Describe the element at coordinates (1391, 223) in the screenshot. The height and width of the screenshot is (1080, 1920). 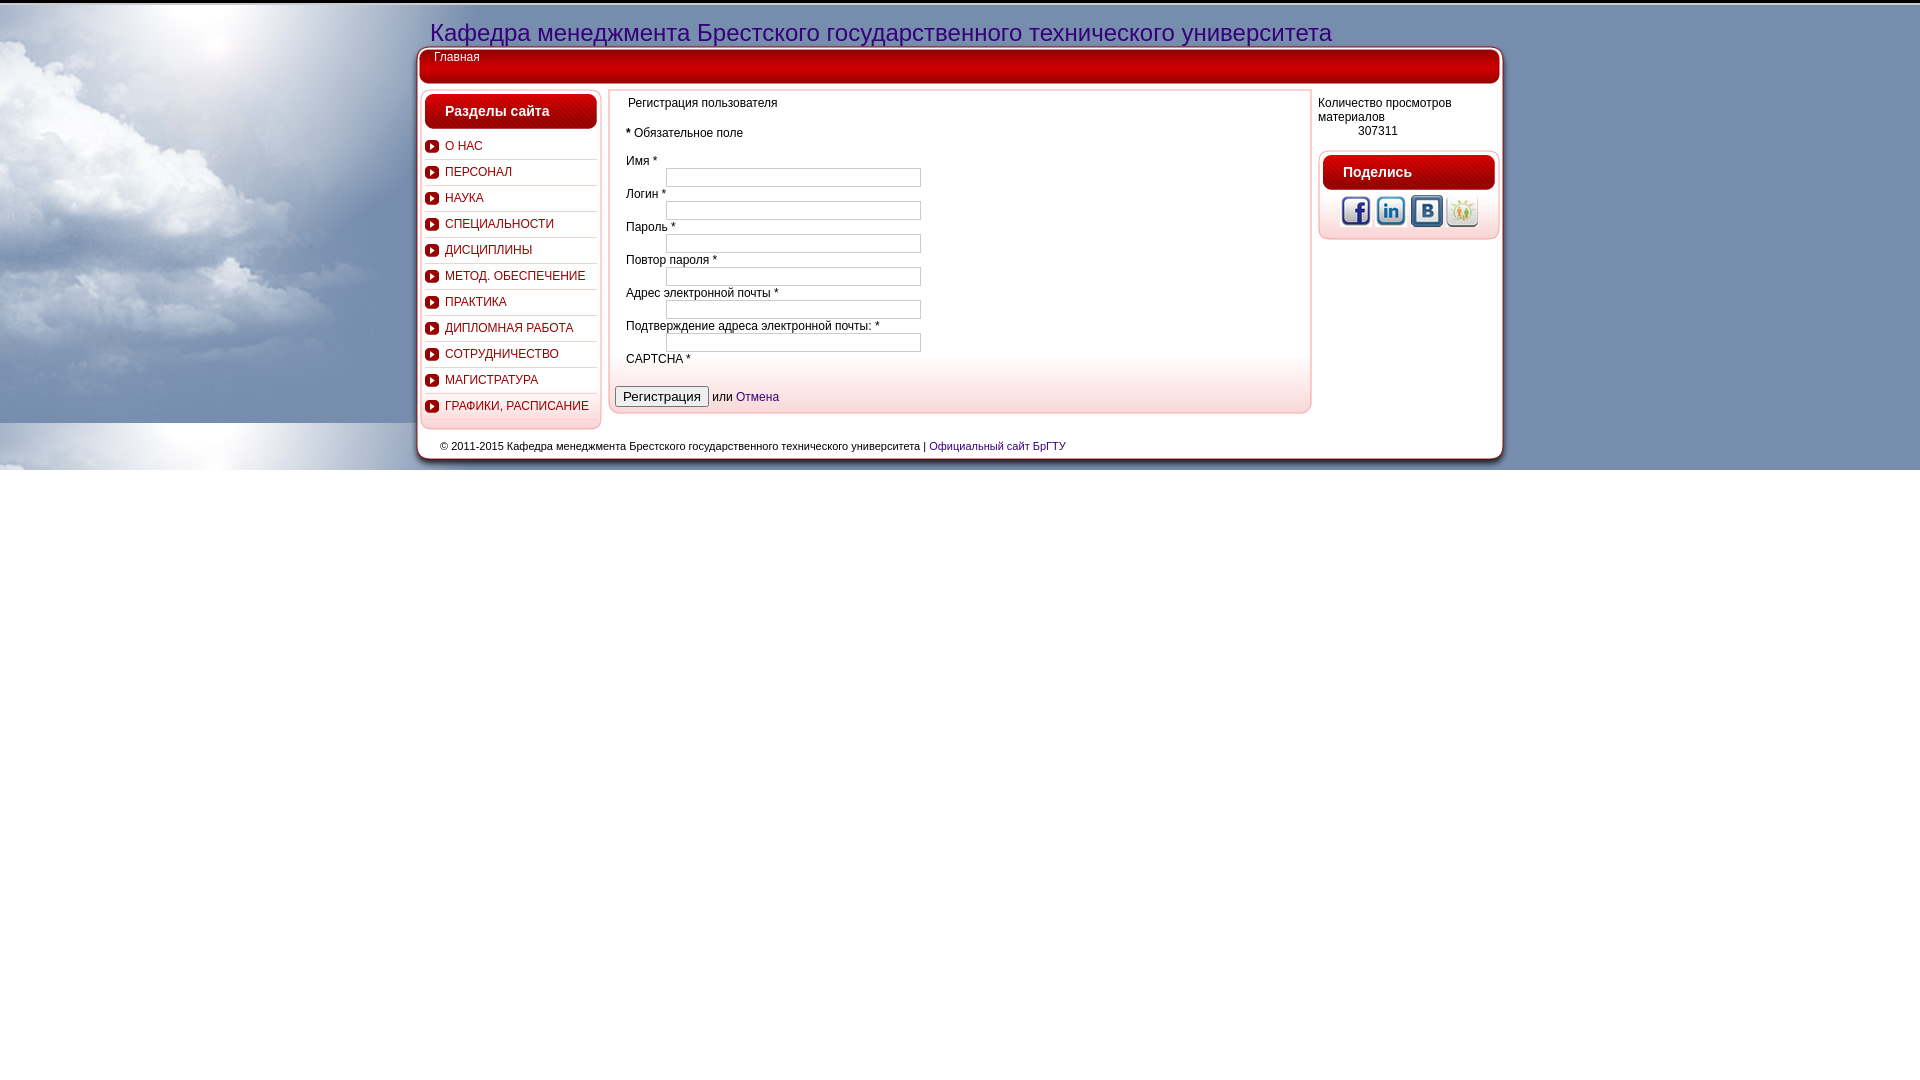
I see `'MOD_MVSOCIALBUTTONS_SUBMIT'` at that location.